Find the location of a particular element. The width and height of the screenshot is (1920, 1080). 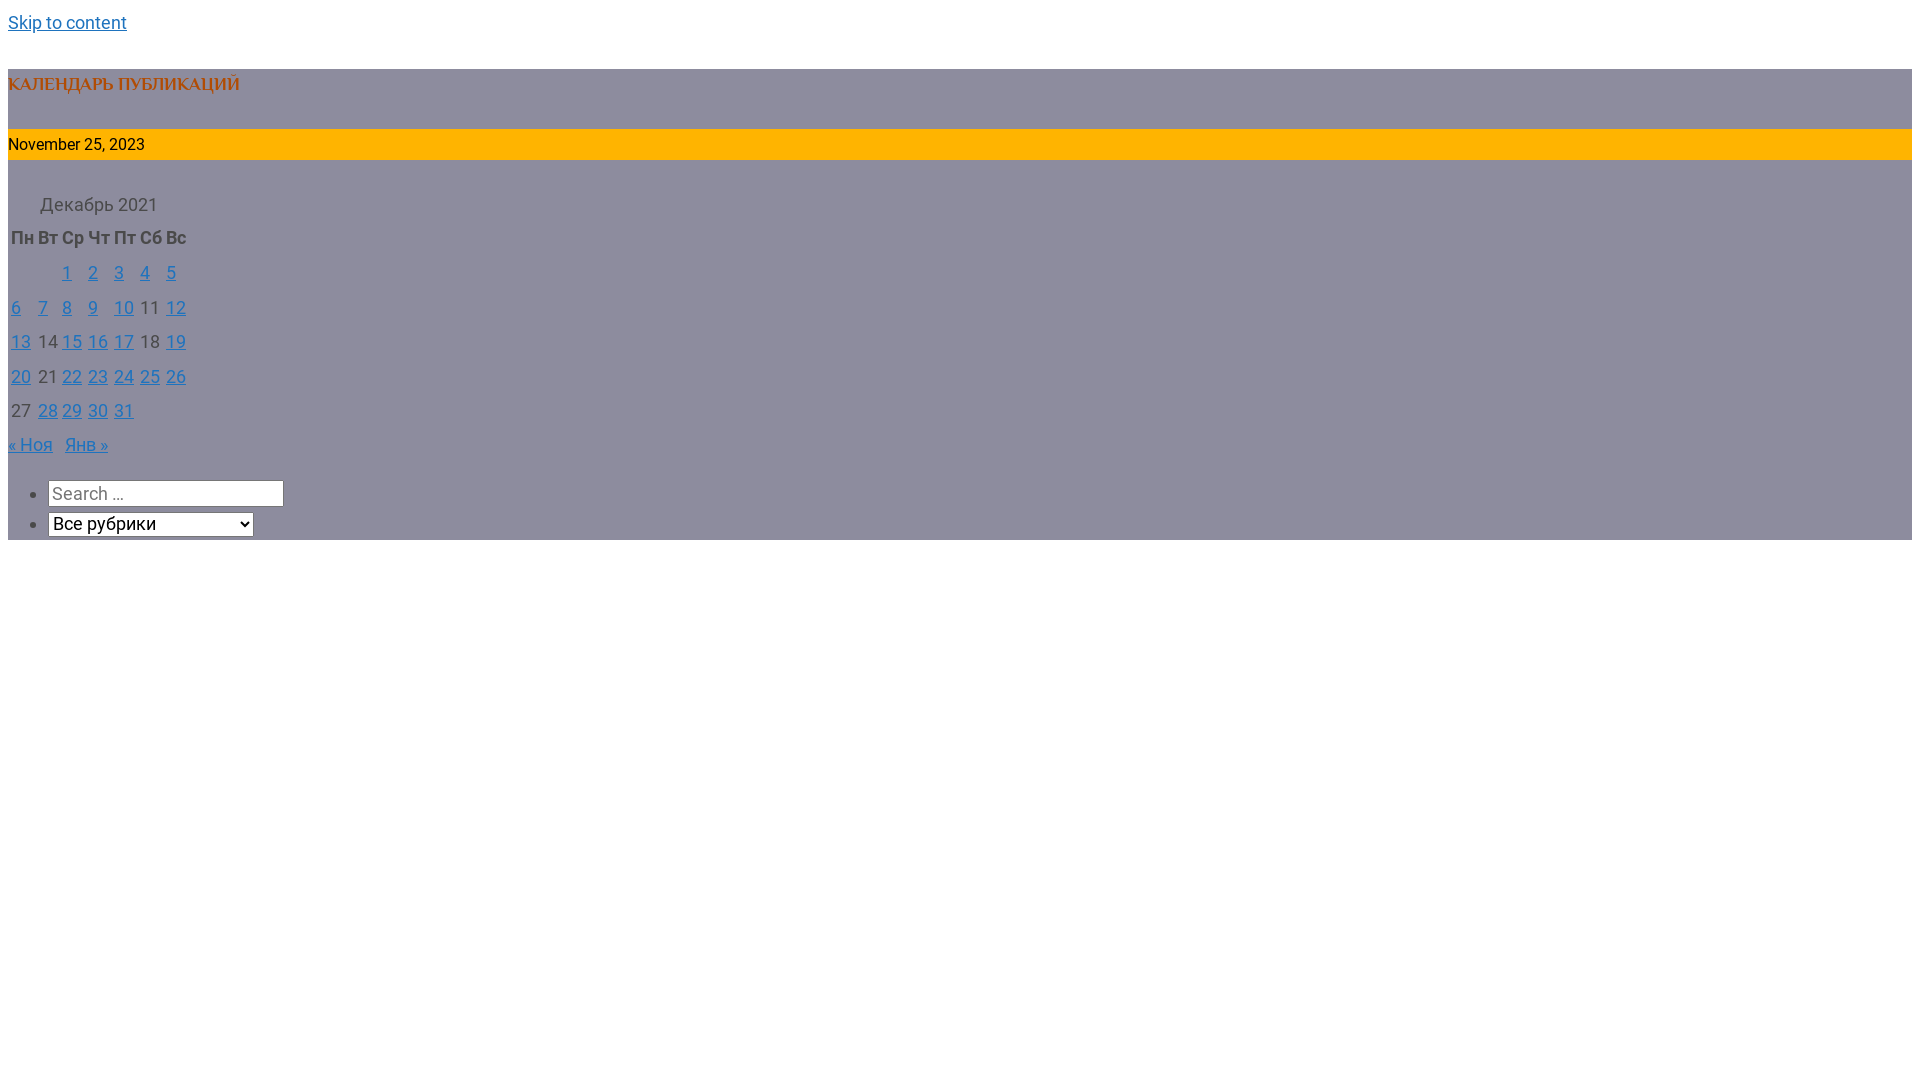

'9' is located at coordinates (91, 307).